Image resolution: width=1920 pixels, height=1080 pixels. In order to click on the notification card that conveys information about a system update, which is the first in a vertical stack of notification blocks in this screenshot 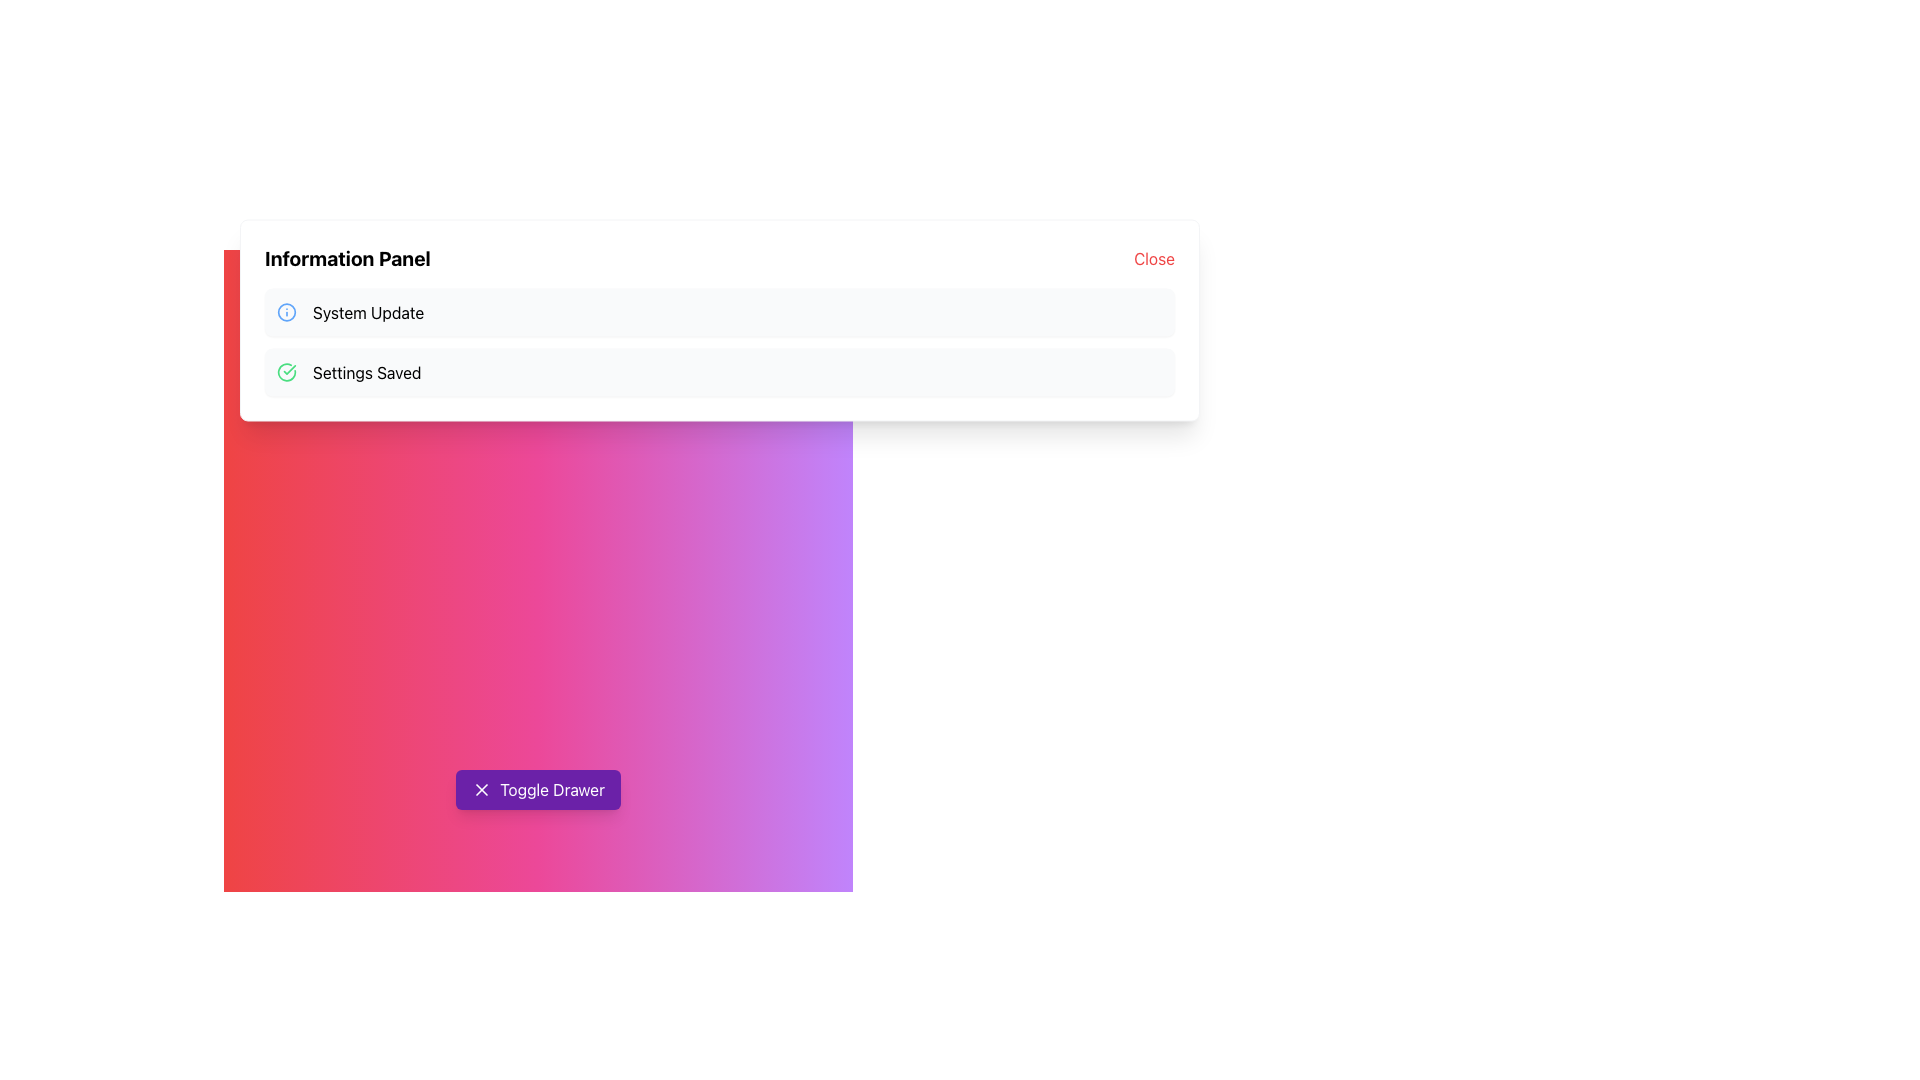, I will do `click(720, 312)`.